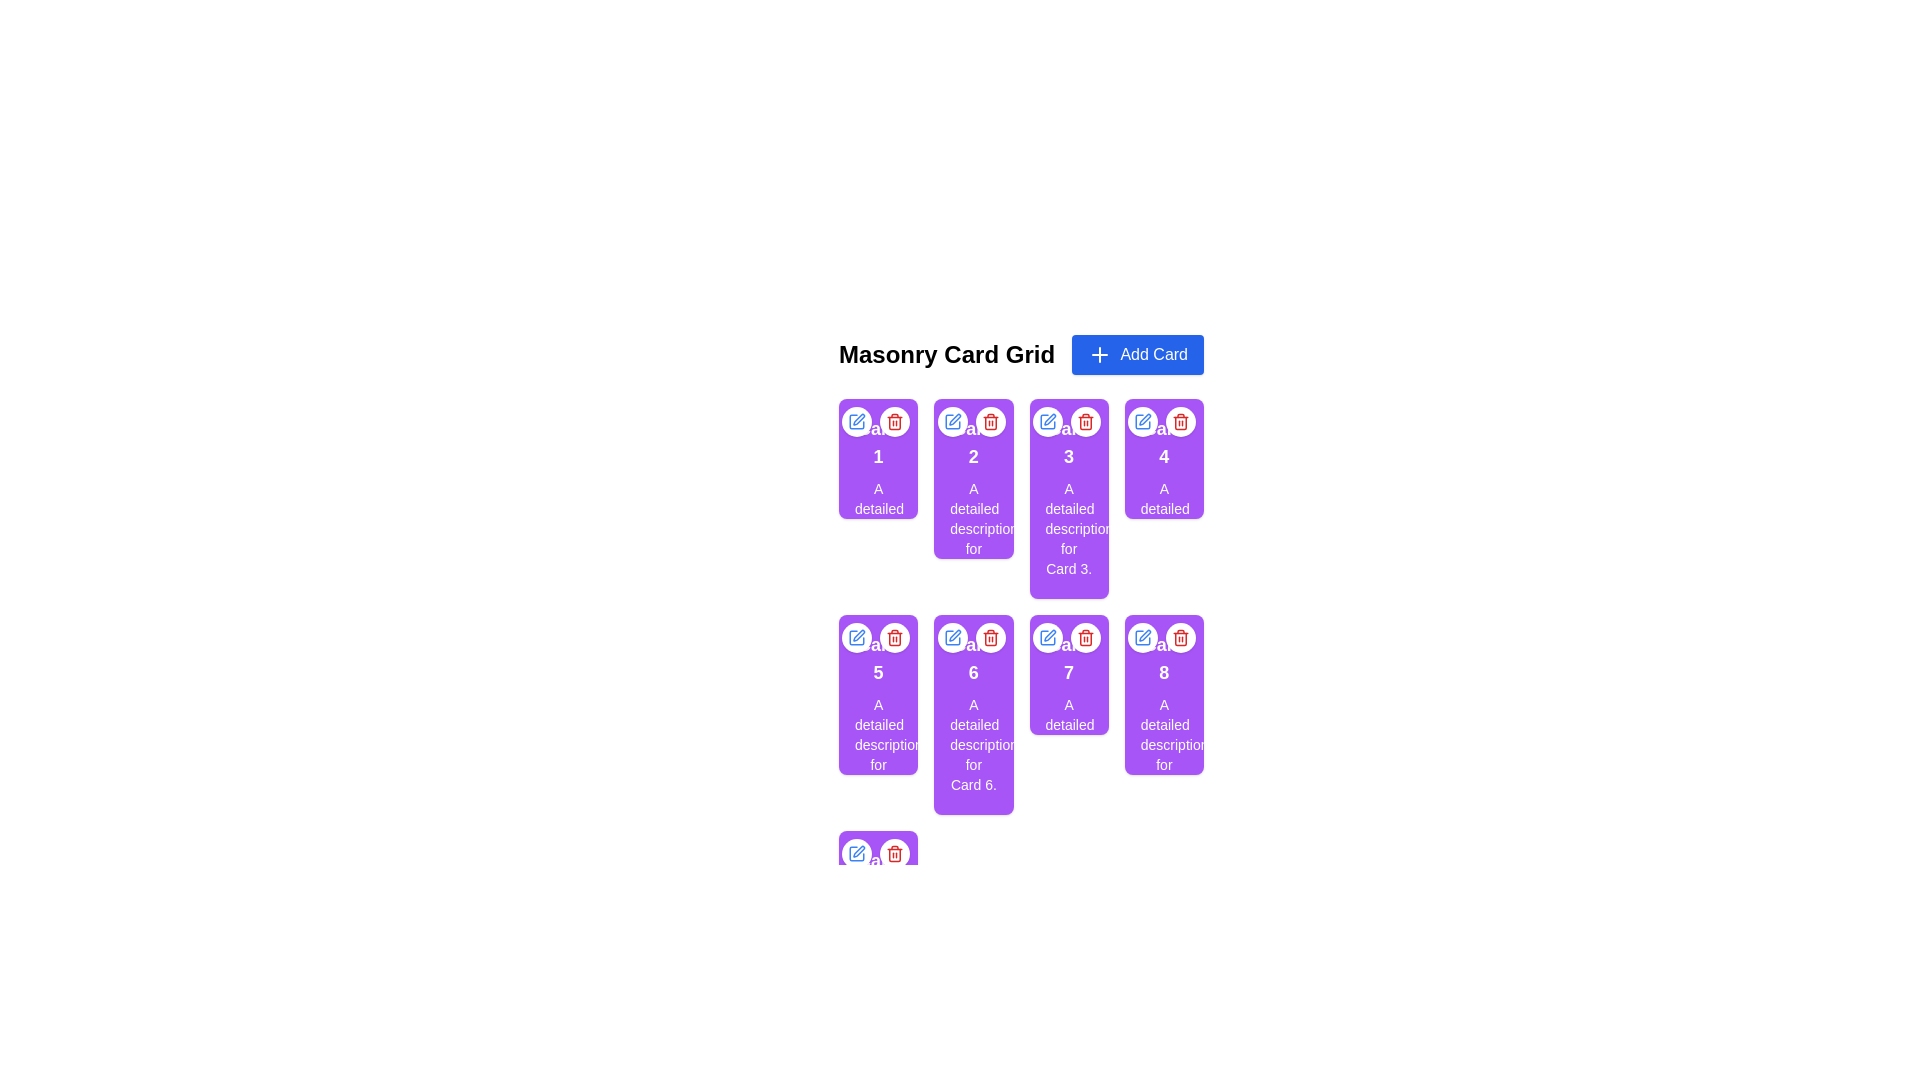 The height and width of the screenshot is (1080, 1920). I want to click on the rectangular edit icon with a blue outline and a pencil symbol located at the top-left of card number '2' to initiate an edit action, so click(951, 420).